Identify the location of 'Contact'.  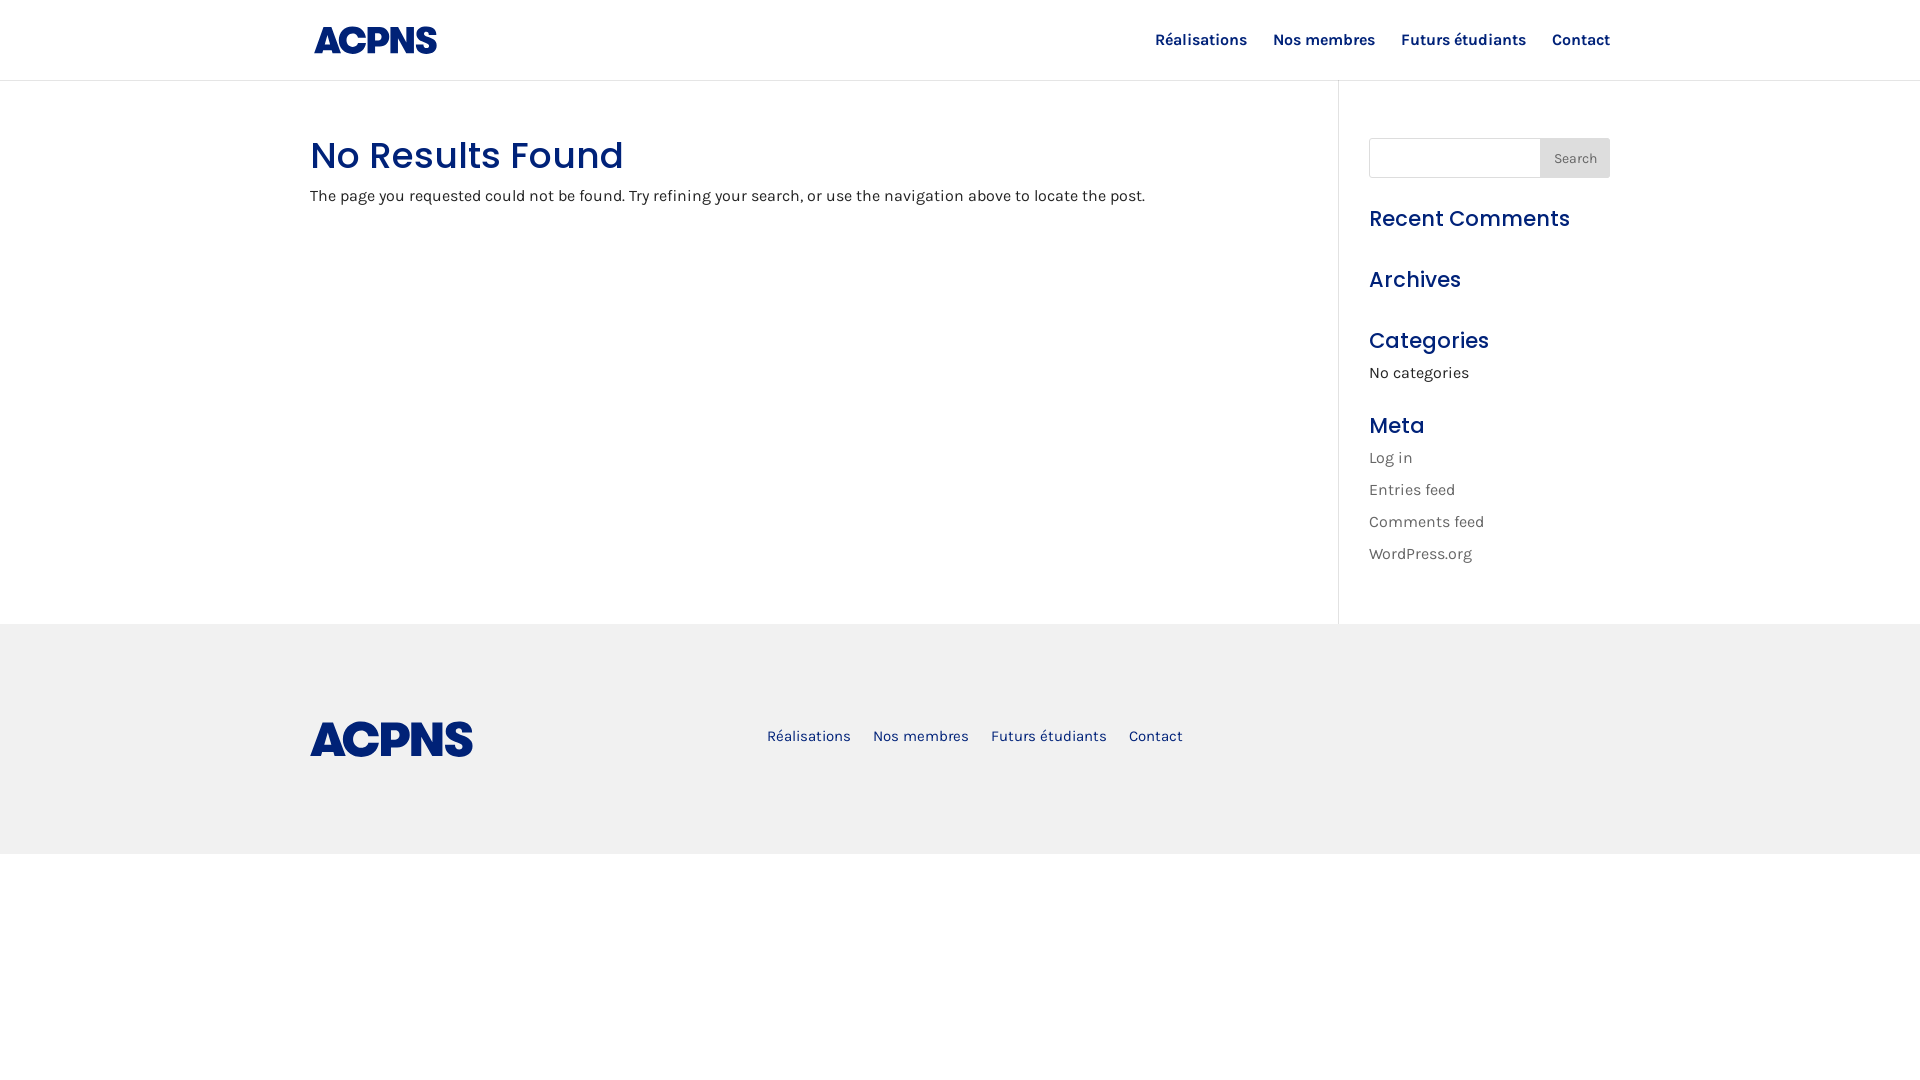
(1128, 740).